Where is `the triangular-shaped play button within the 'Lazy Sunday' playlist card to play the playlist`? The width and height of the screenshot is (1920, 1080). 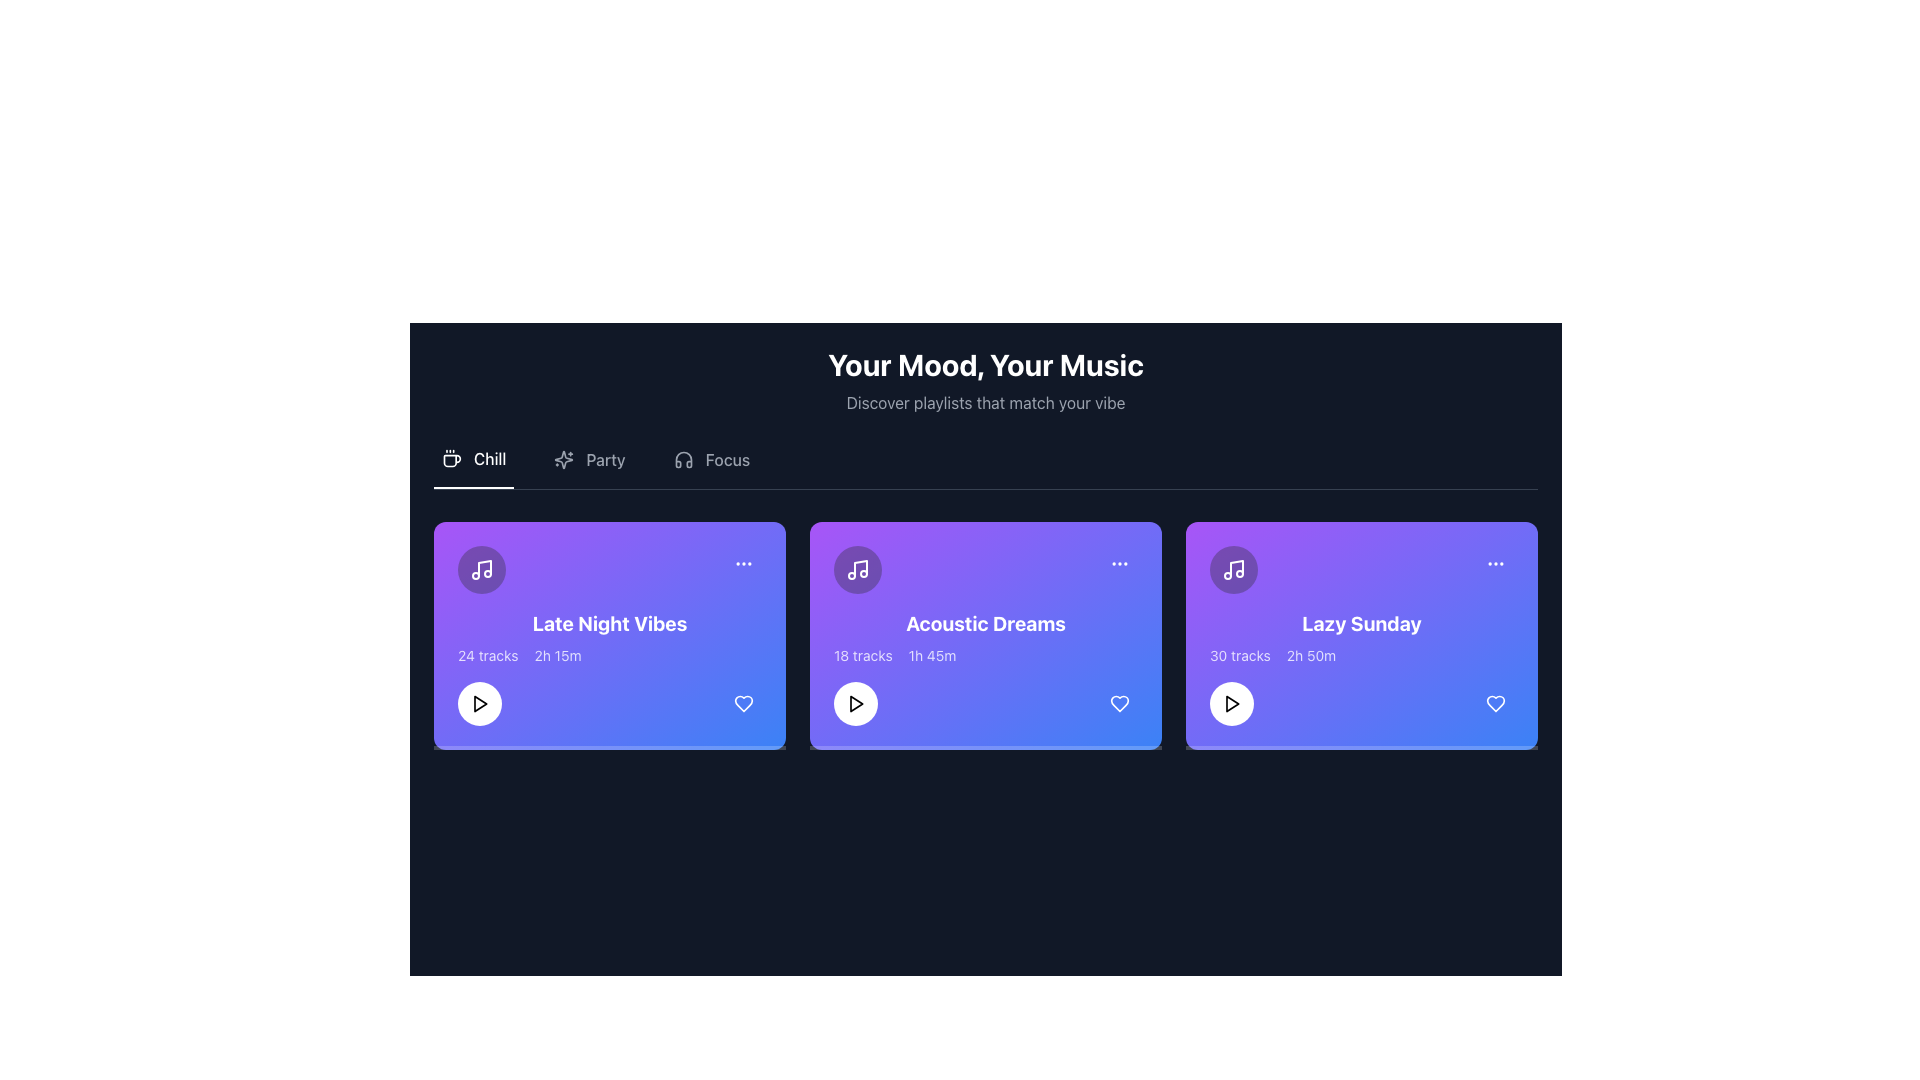
the triangular-shaped play button within the 'Lazy Sunday' playlist card to play the playlist is located at coordinates (1231, 703).